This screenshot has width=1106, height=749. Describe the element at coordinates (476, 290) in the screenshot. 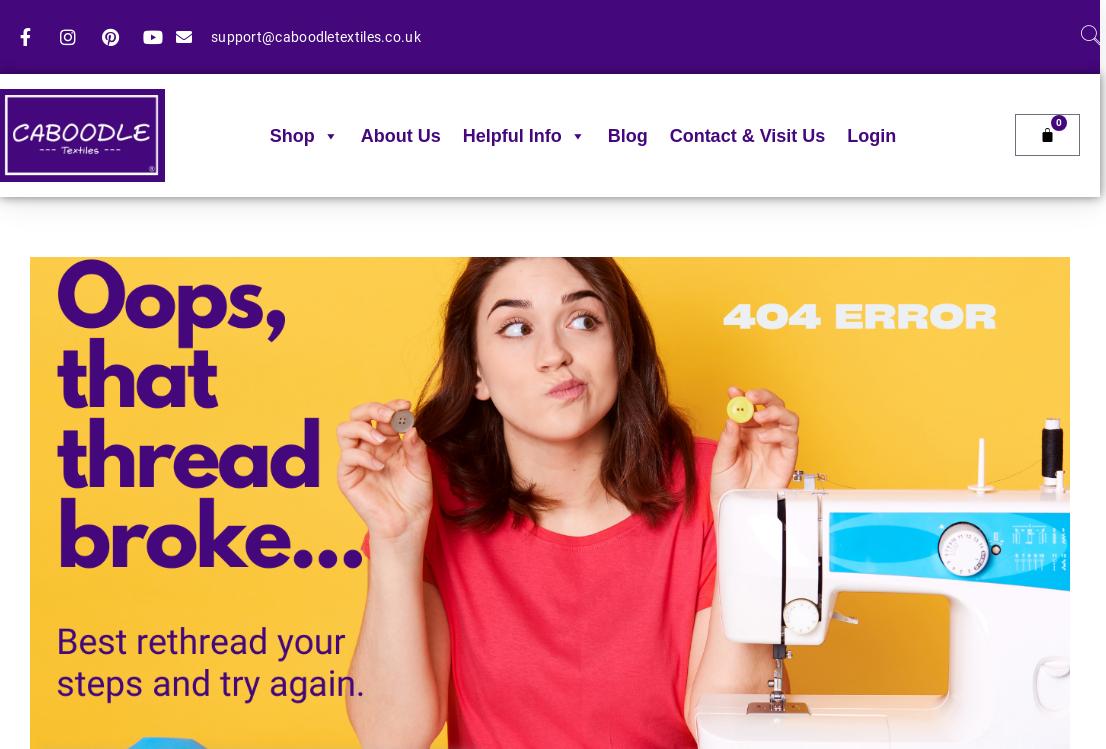

I see `'FAQ'` at that location.